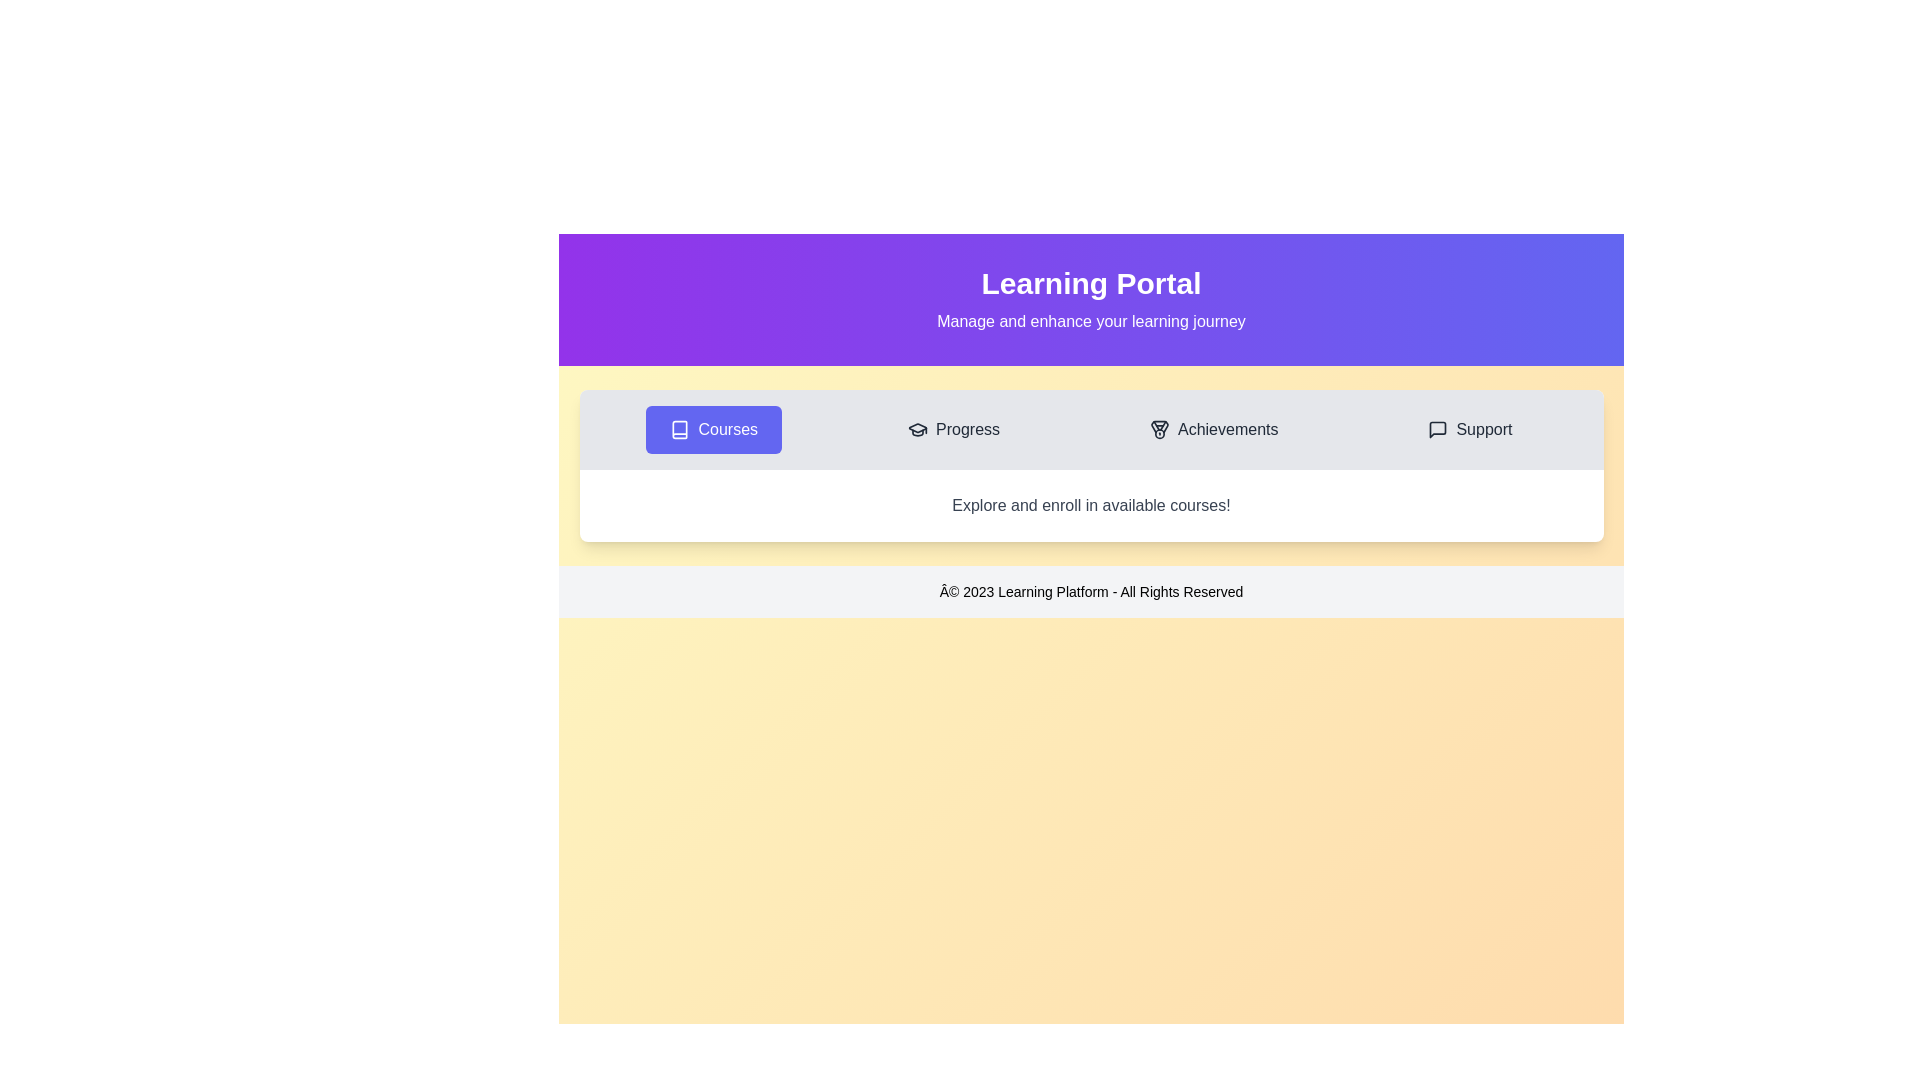 Image resolution: width=1920 pixels, height=1080 pixels. I want to click on the chat-shaped icon that represents messaging or comments, which is located at the end of a row of icons, next to 'Support', so click(1437, 428).